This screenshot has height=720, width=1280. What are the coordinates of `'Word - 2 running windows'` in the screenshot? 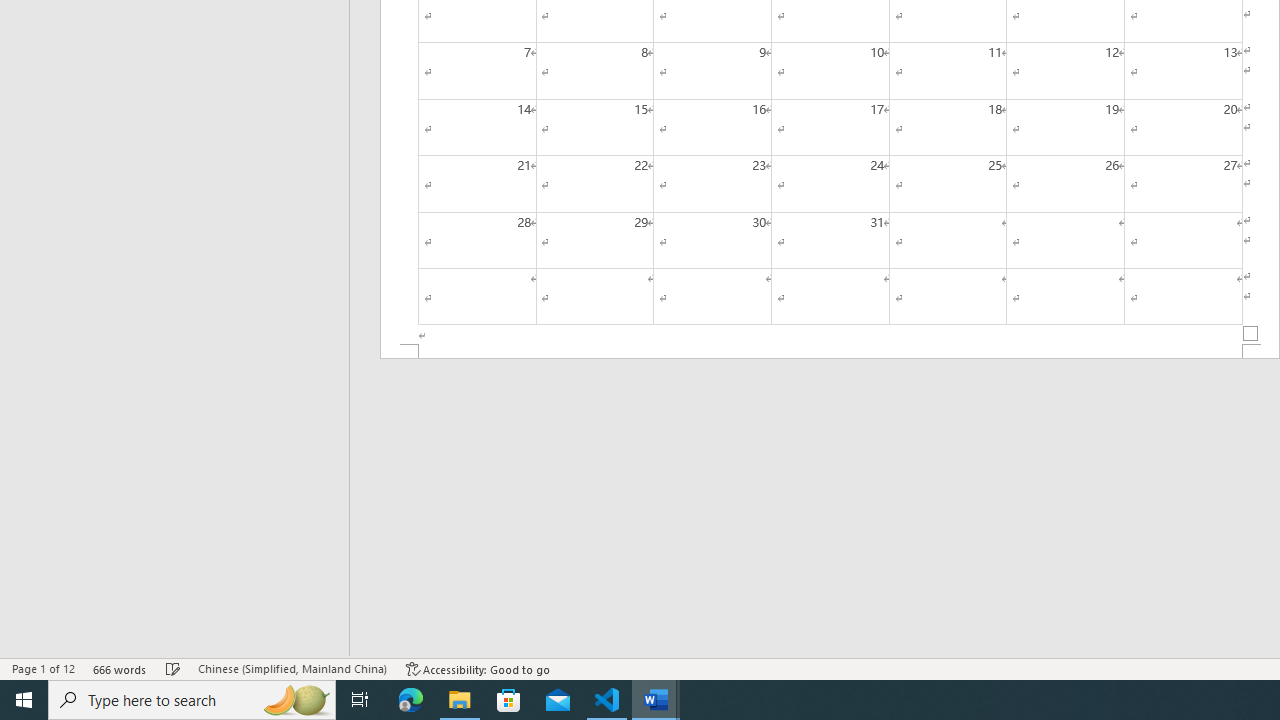 It's located at (656, 698).